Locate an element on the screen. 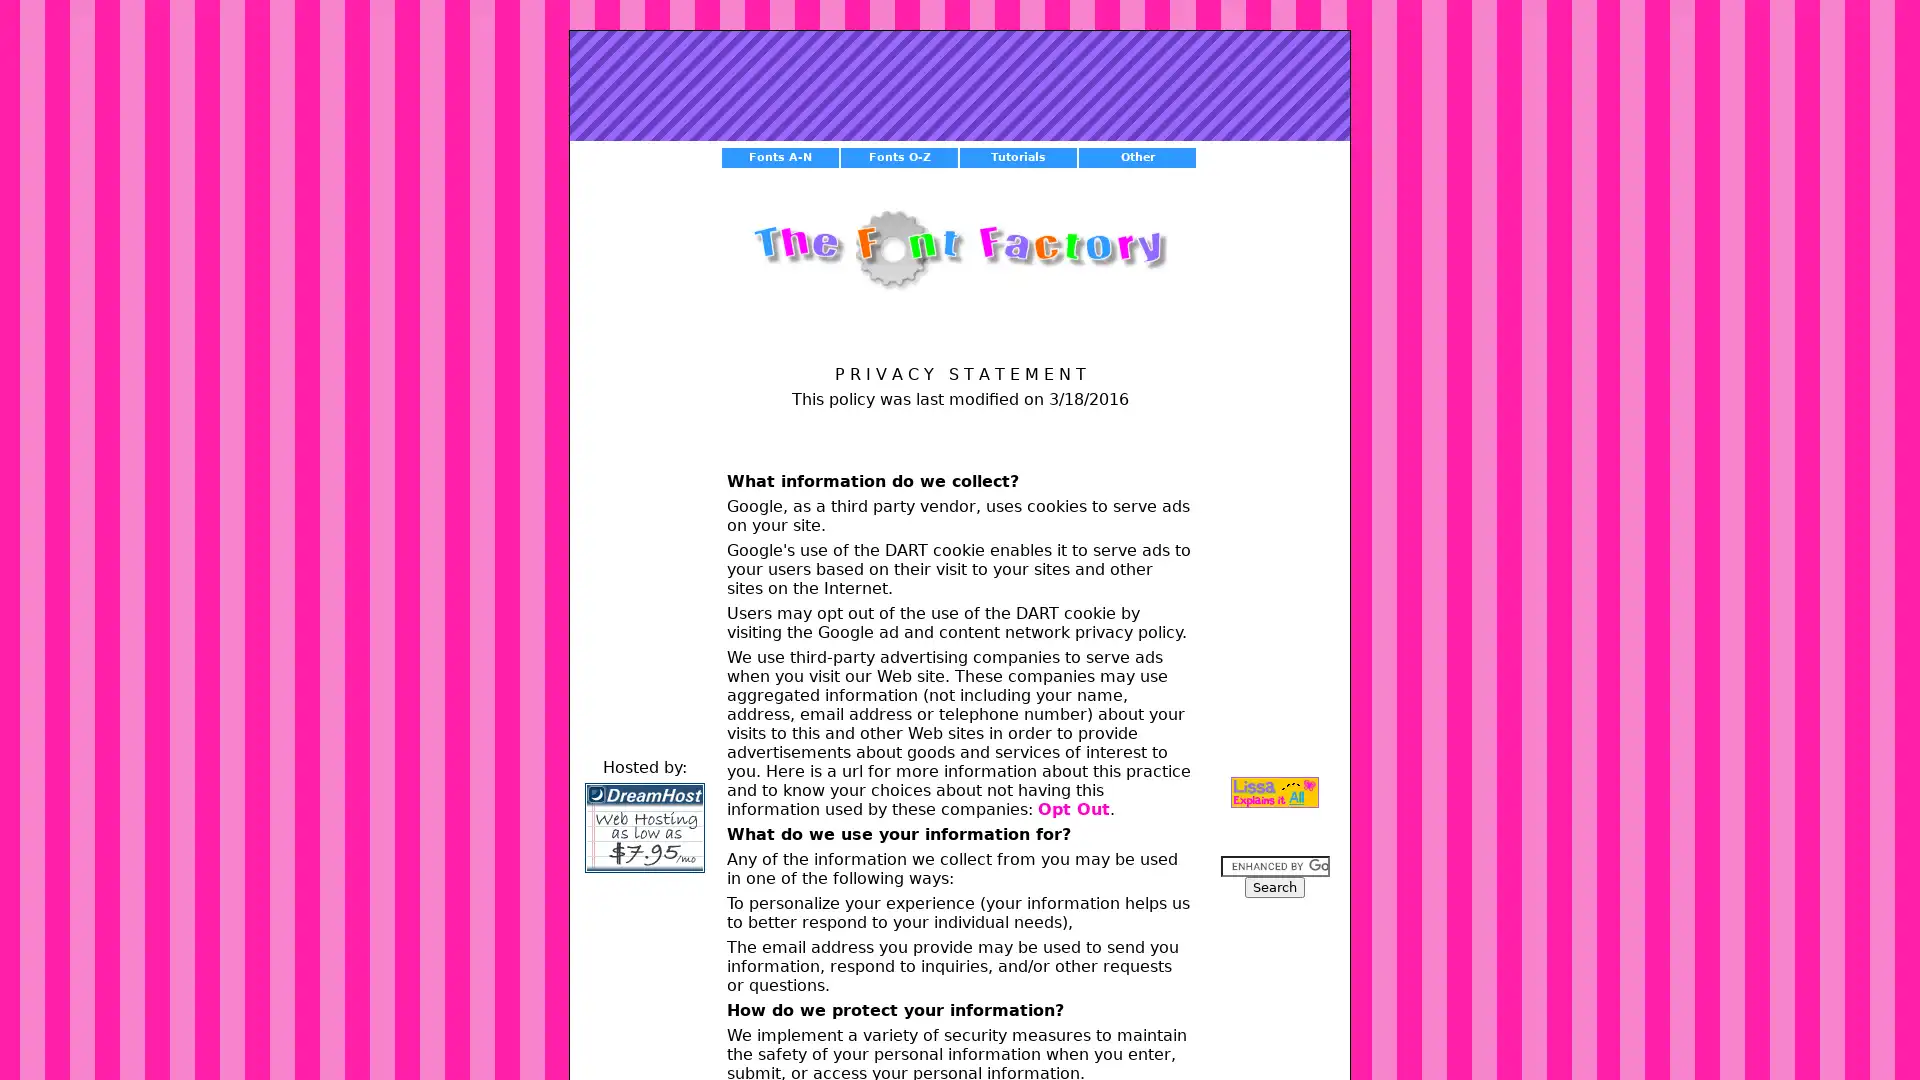  Search is located at coordinates (1274, 886).